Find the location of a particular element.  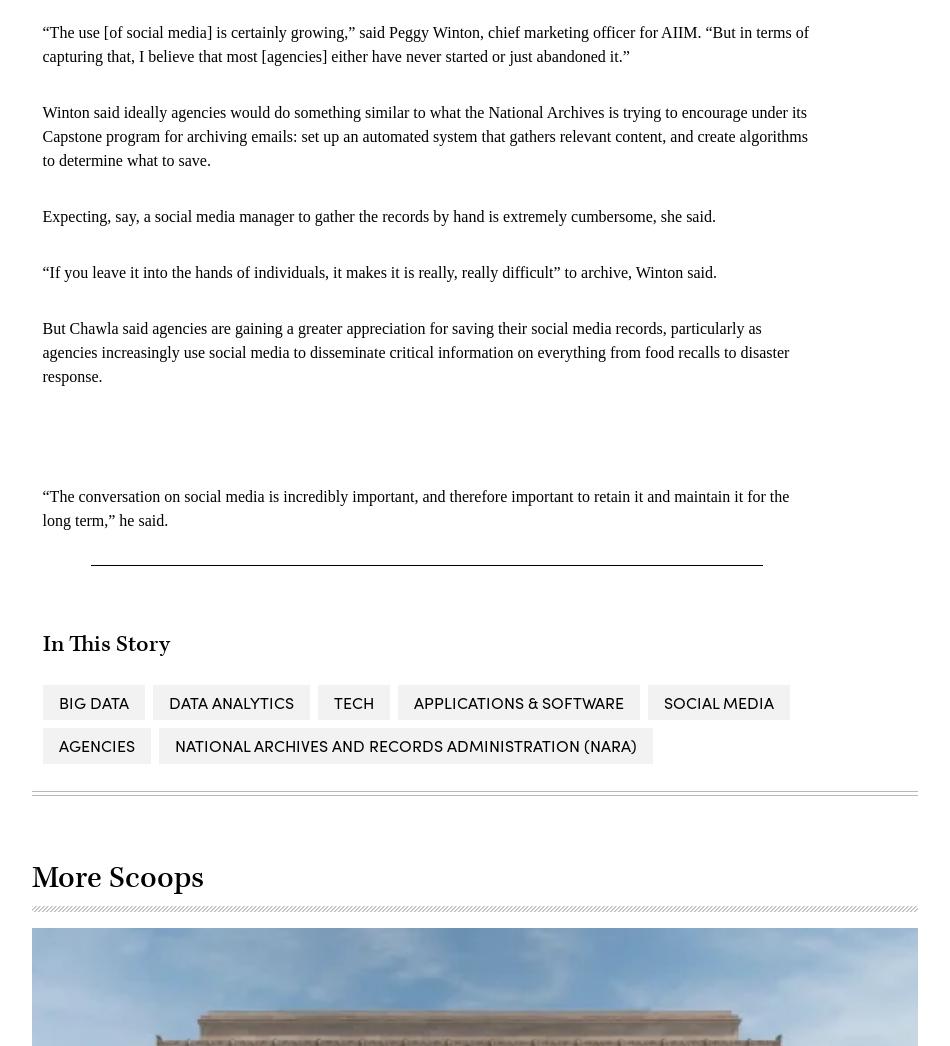

'Applications & Software' is located at coordinates (411, 701).